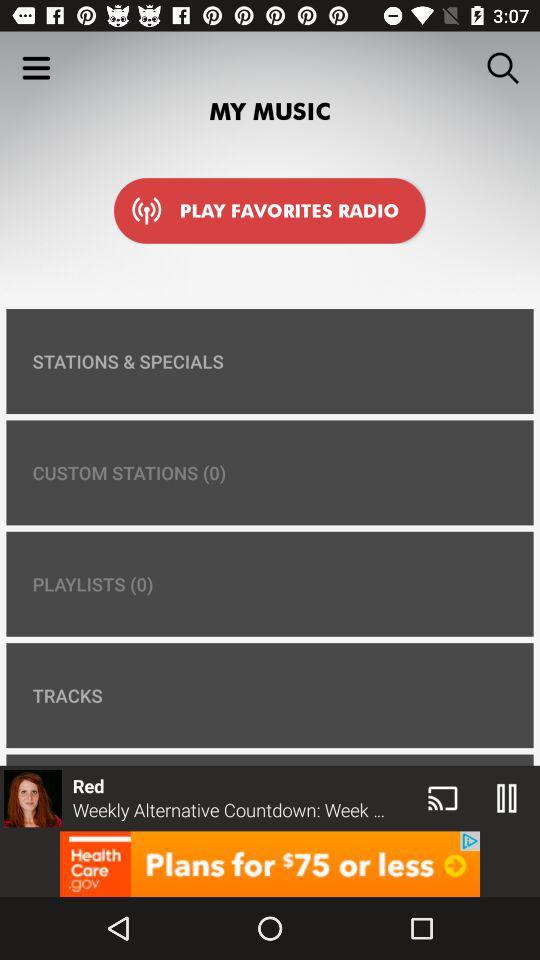 The height and width of the screenshot is (960, 540). What do you see at coordinates (507, 798) in the screenshot?
I see `the pause icon` at bounding box center [507, 798].